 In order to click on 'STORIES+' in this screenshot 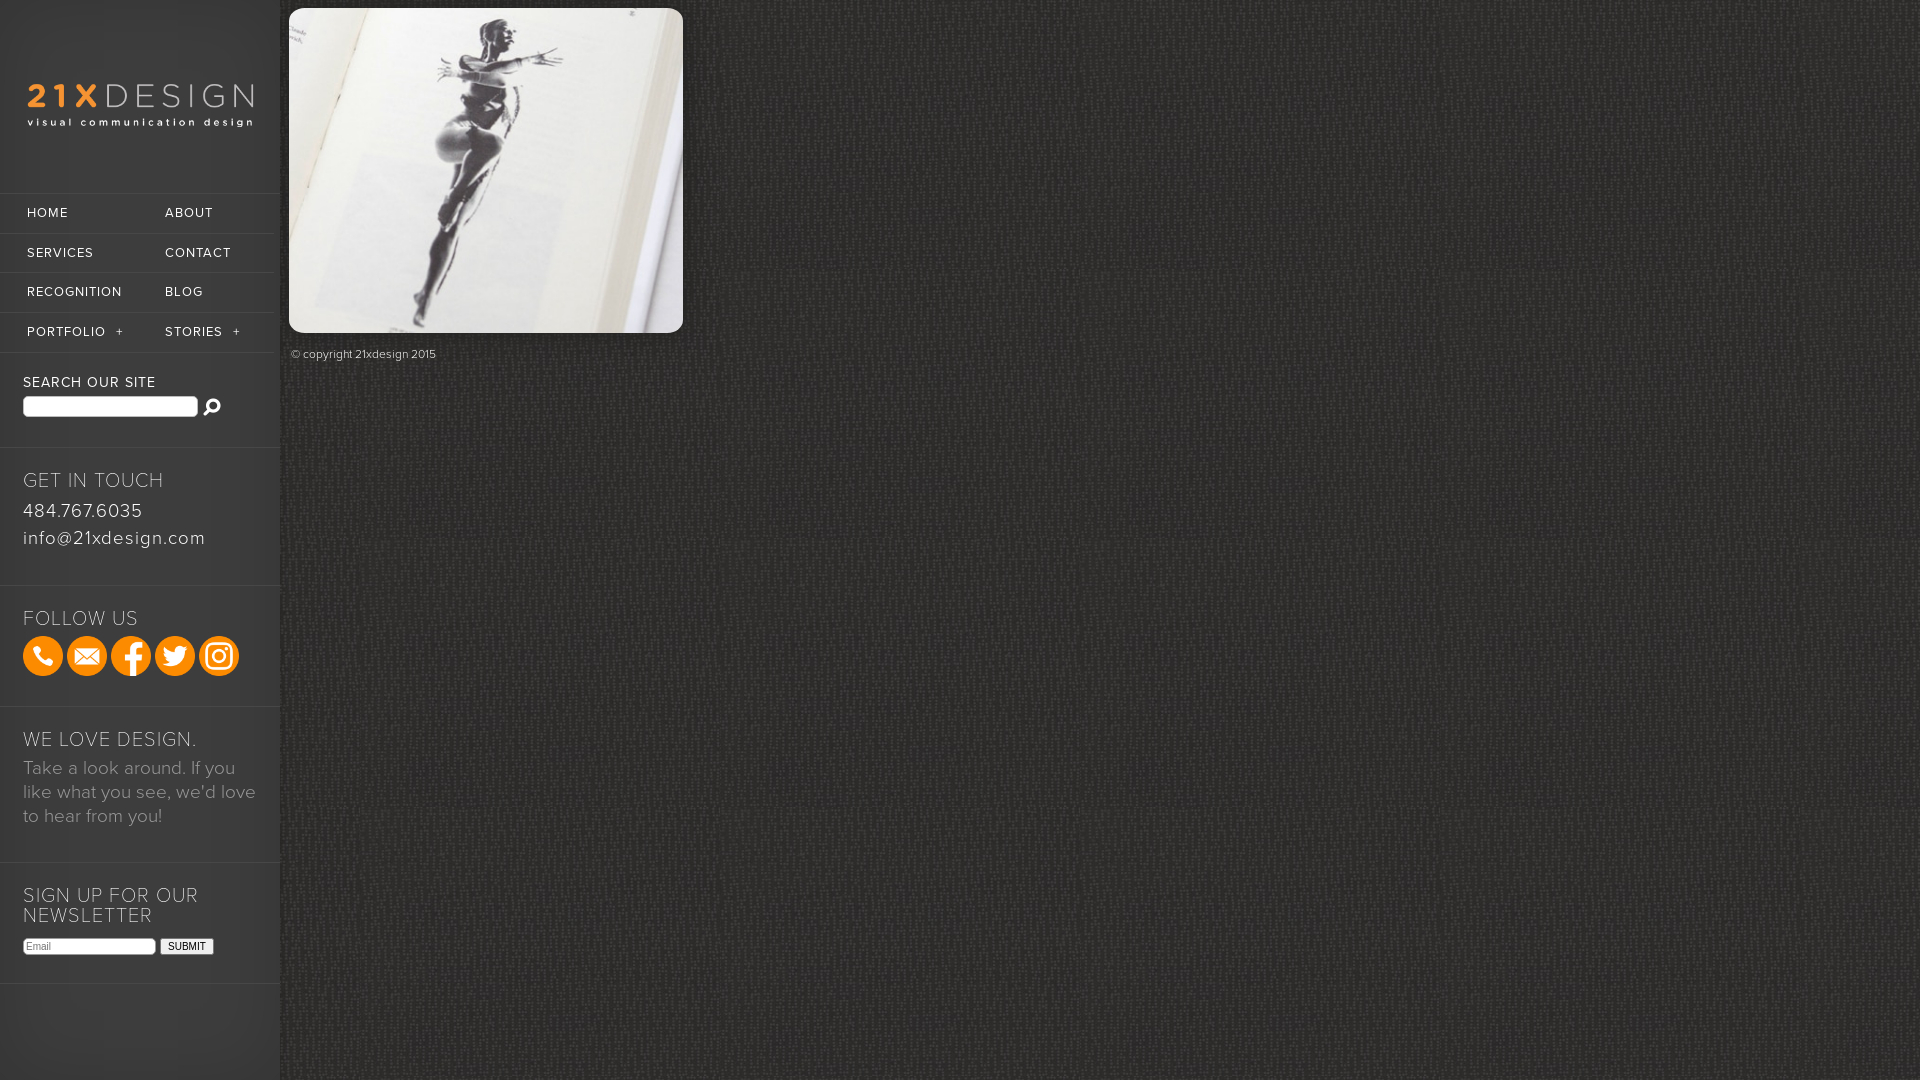, I will do `click(136, 331)`.